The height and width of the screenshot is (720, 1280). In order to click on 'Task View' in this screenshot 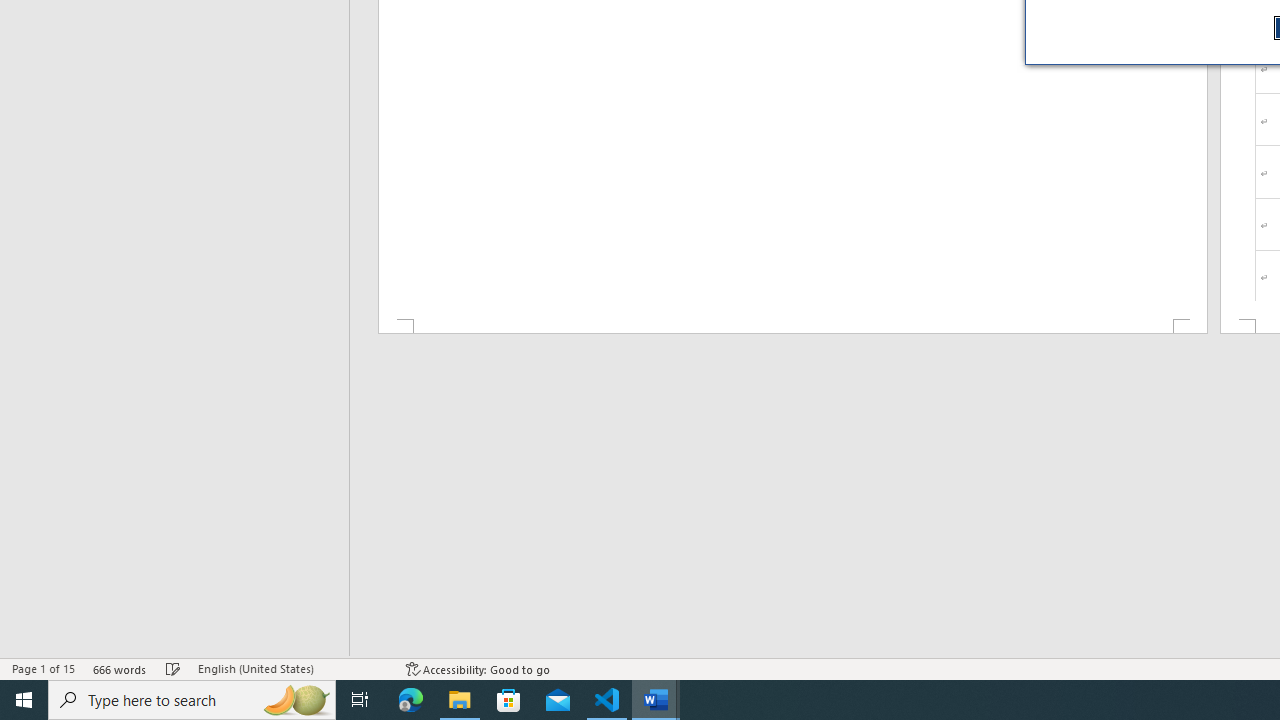, I will do `click(359, 698)`.